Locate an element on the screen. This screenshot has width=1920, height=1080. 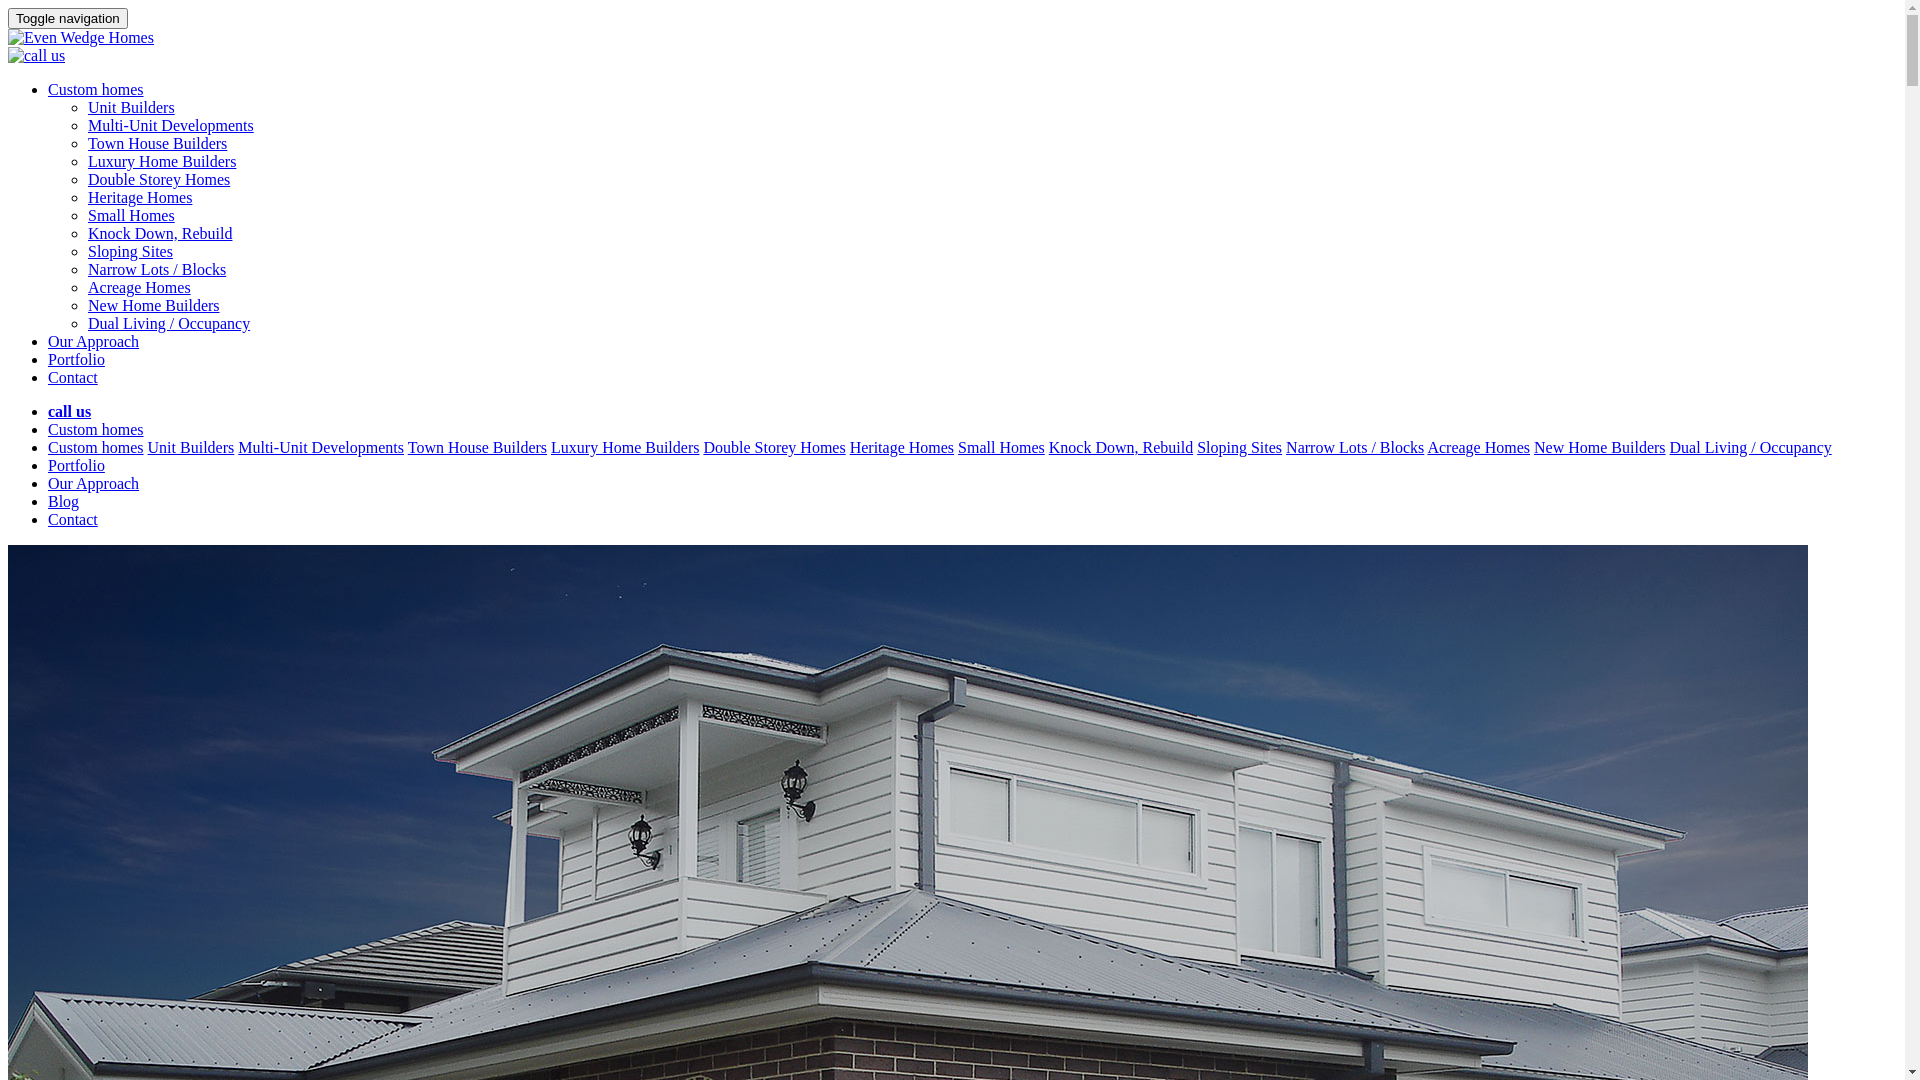
'Portfolio' is located at coordinates (76, 465).